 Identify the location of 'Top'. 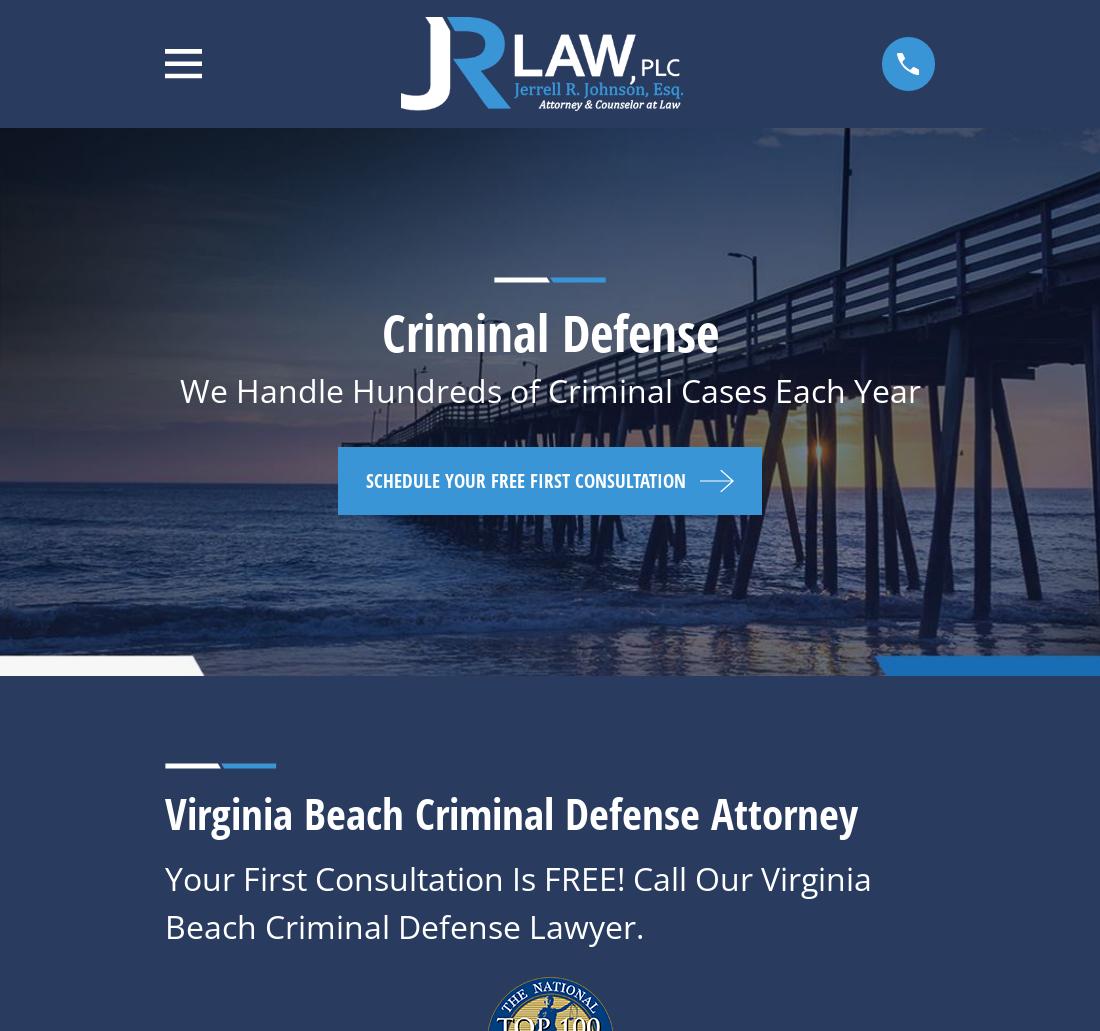
(1064, 34).